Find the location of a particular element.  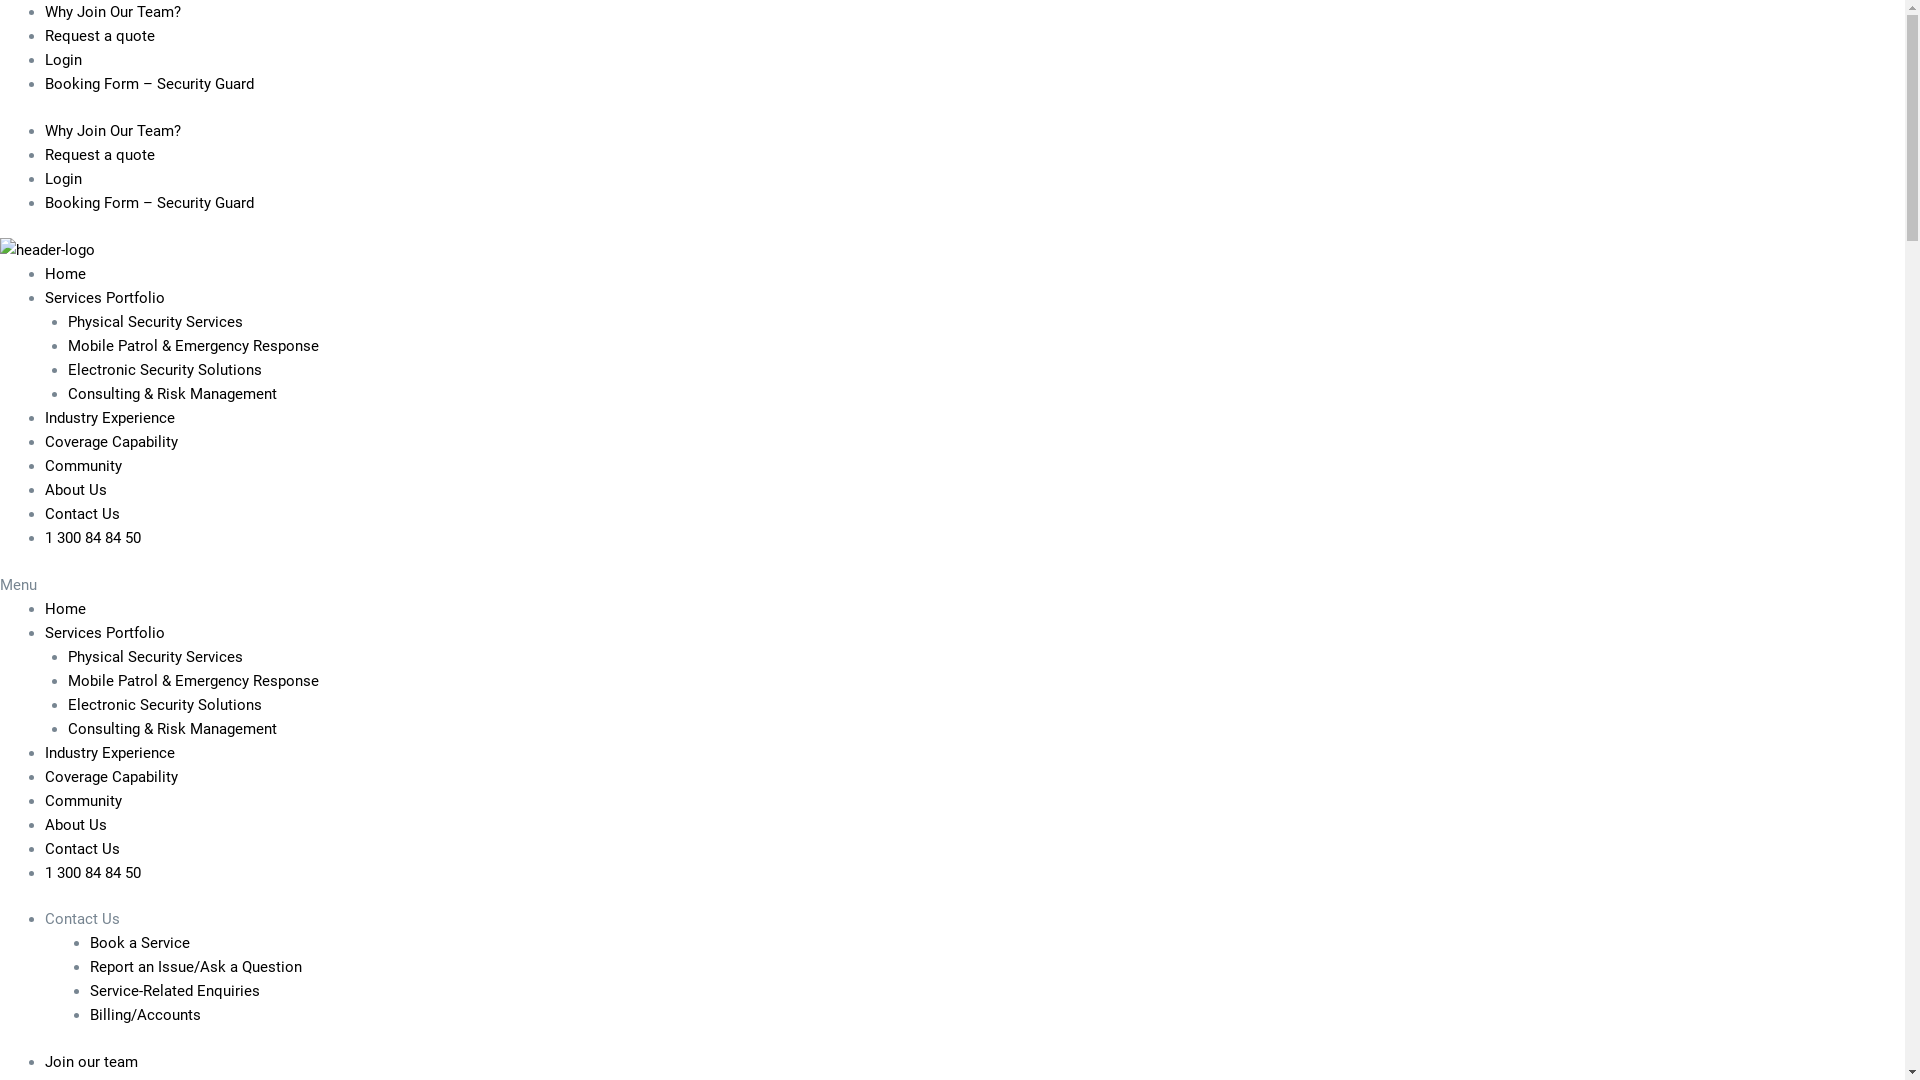

'Consulting & Risk Management' is located at coordinates (172, 393).